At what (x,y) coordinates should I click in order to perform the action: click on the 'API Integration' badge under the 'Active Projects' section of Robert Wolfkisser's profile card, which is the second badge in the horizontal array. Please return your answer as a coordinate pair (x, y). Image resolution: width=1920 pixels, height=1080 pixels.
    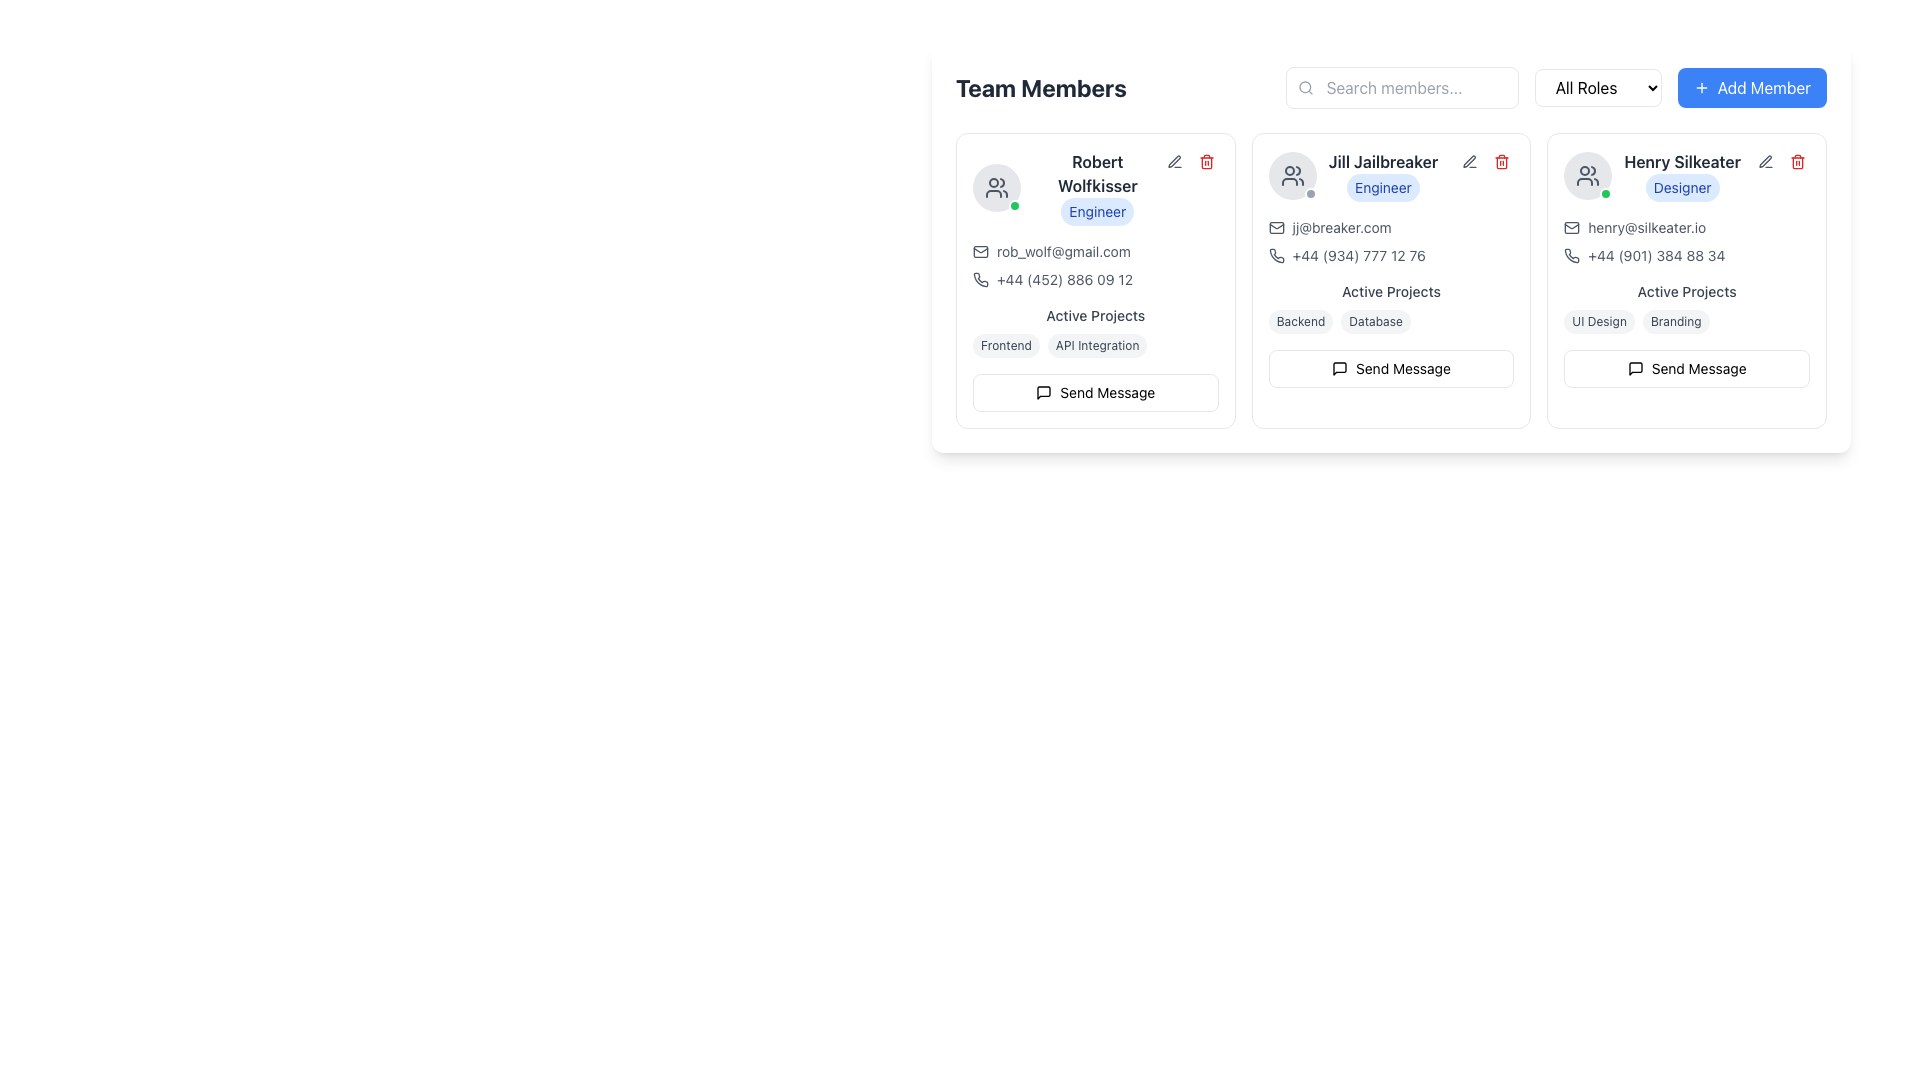
    Looking at the image, I should click on (1096, 345).